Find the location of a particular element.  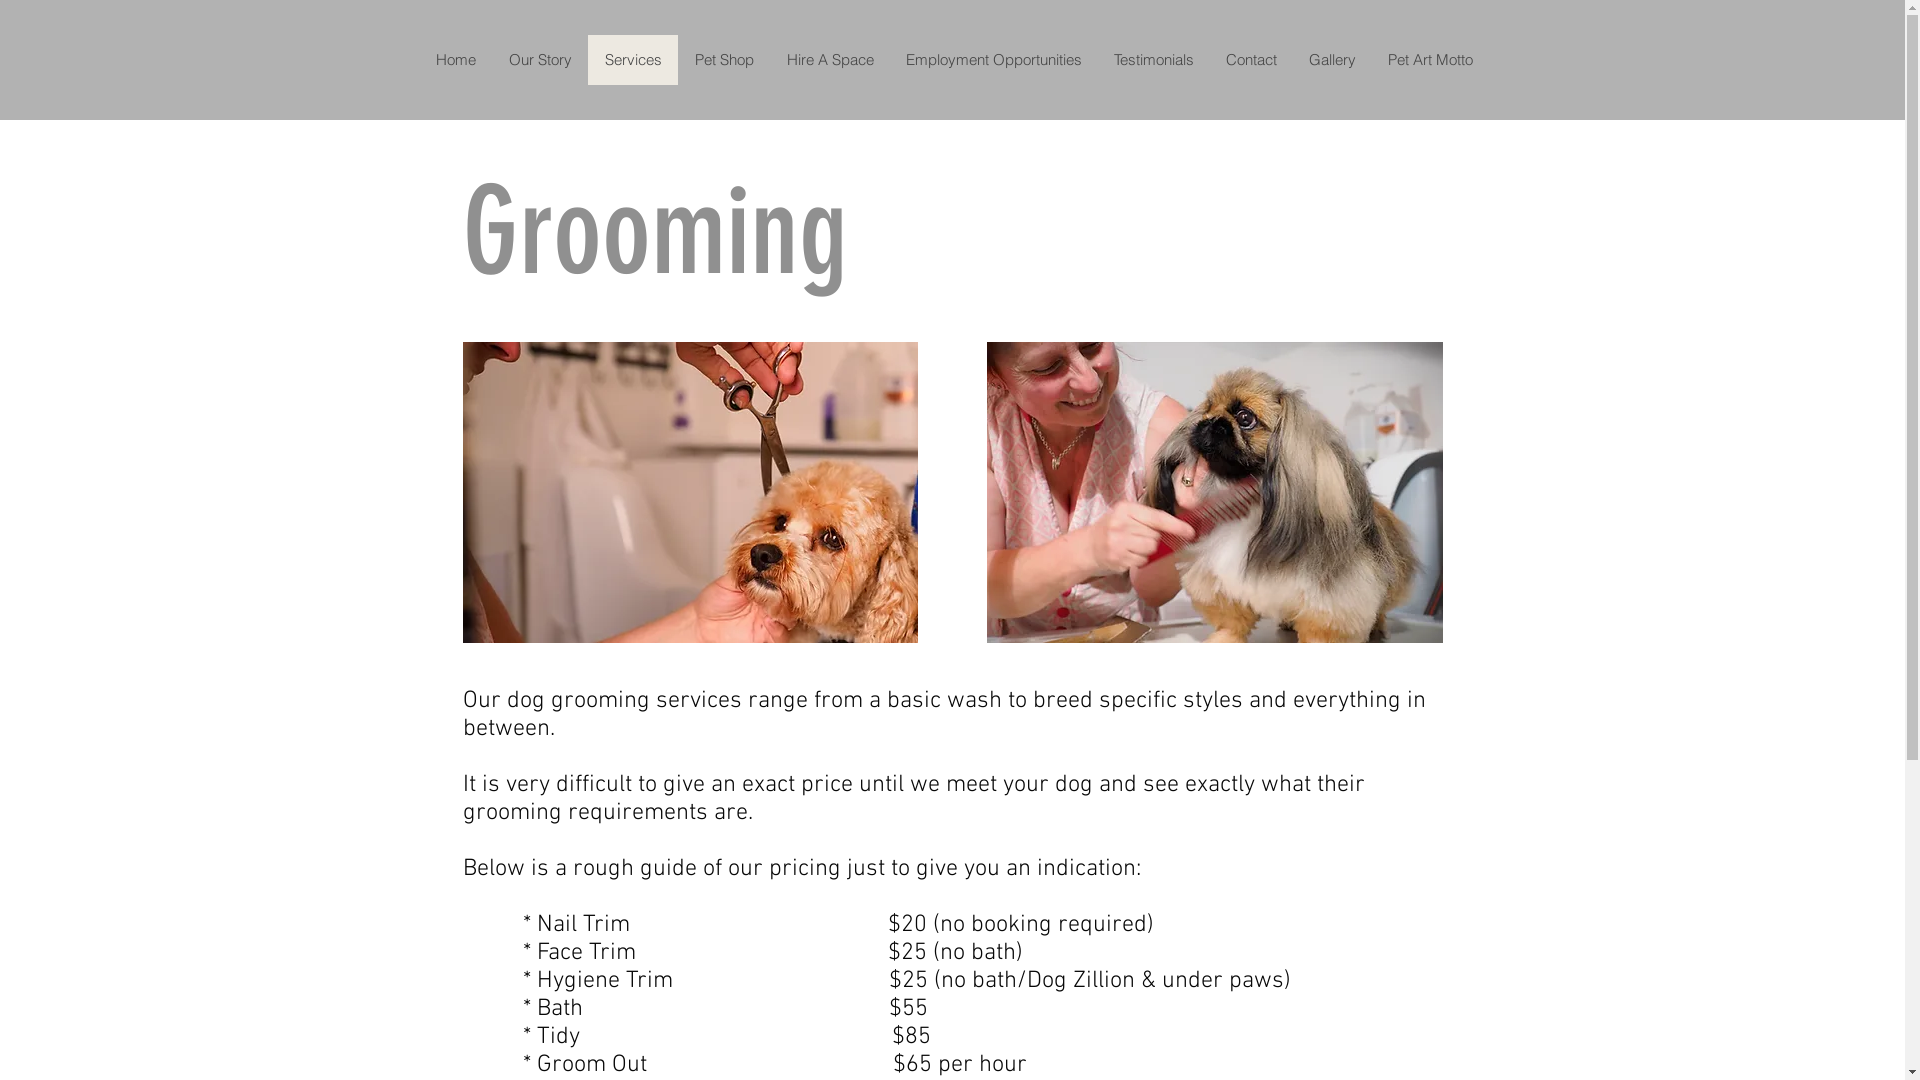

'Hire A Space' is located at coordinates (830, 59).